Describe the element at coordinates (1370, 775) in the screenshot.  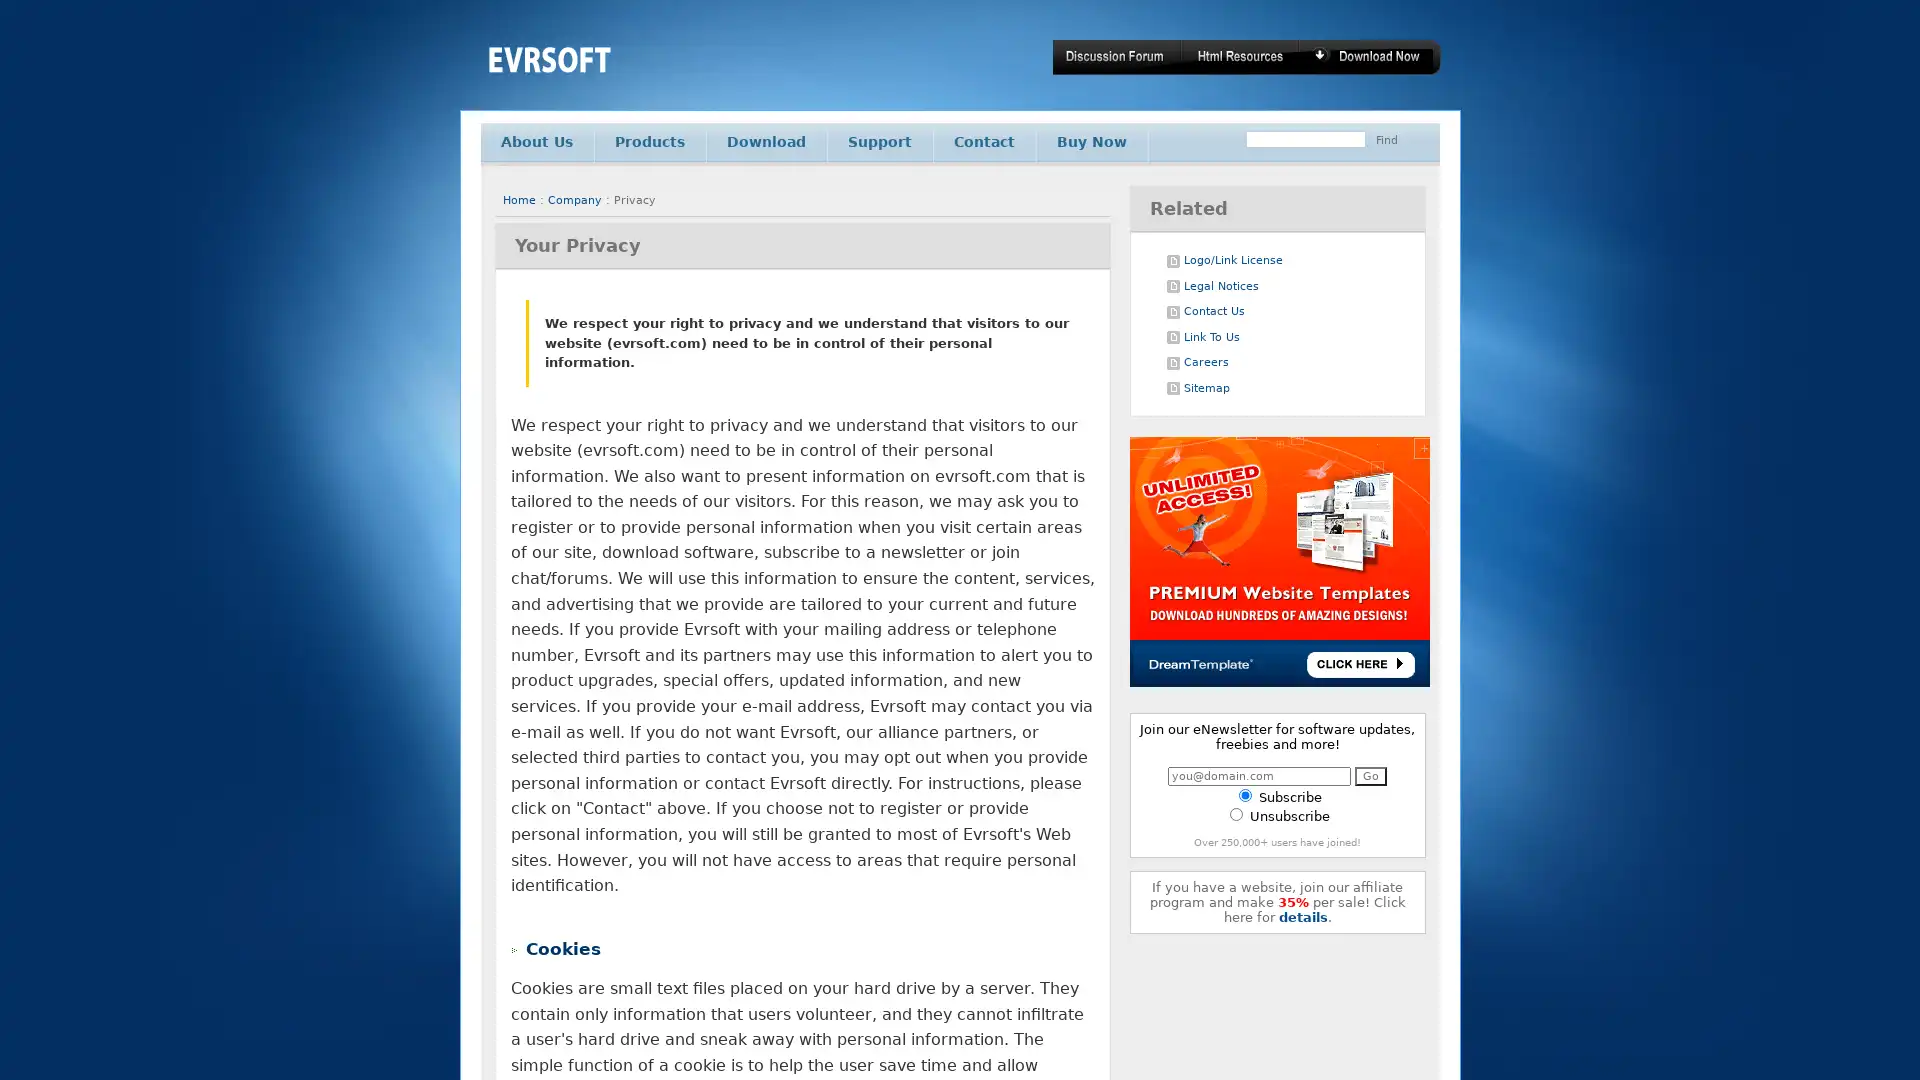
I see `Go` at that location.